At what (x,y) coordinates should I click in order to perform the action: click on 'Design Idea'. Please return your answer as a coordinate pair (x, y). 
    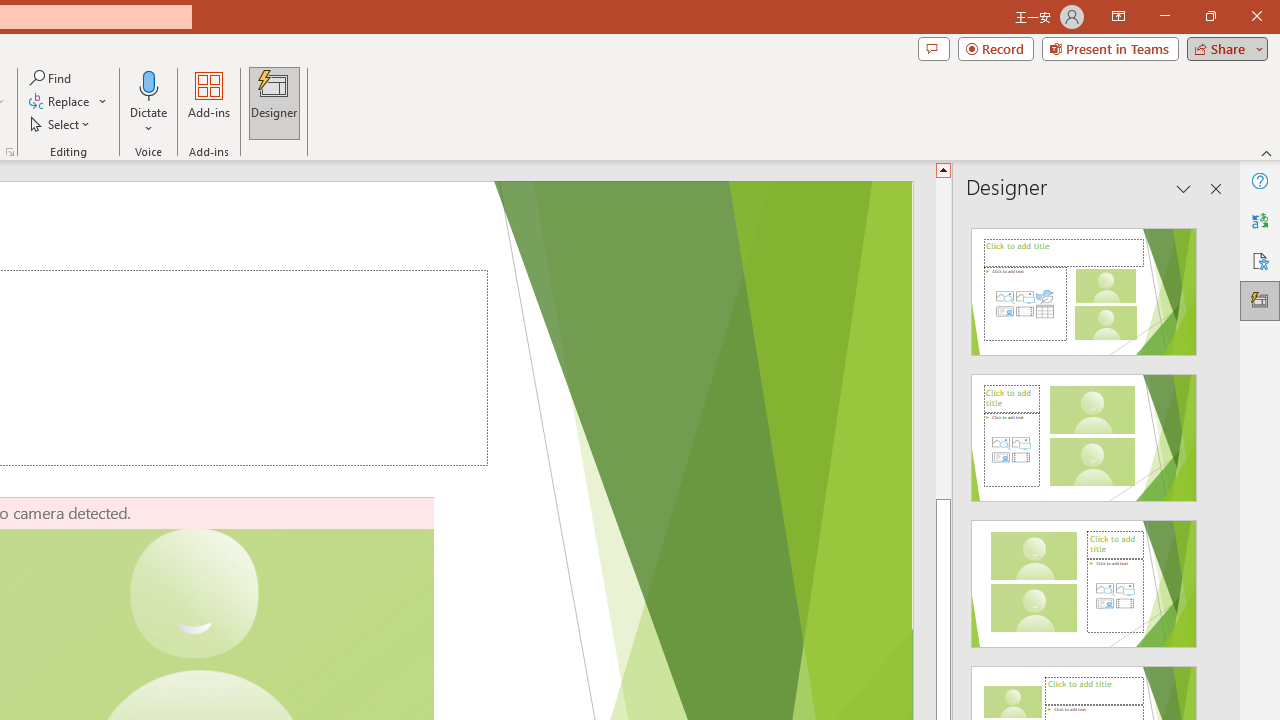
    Looking at the image, I should click on (1083, 577).